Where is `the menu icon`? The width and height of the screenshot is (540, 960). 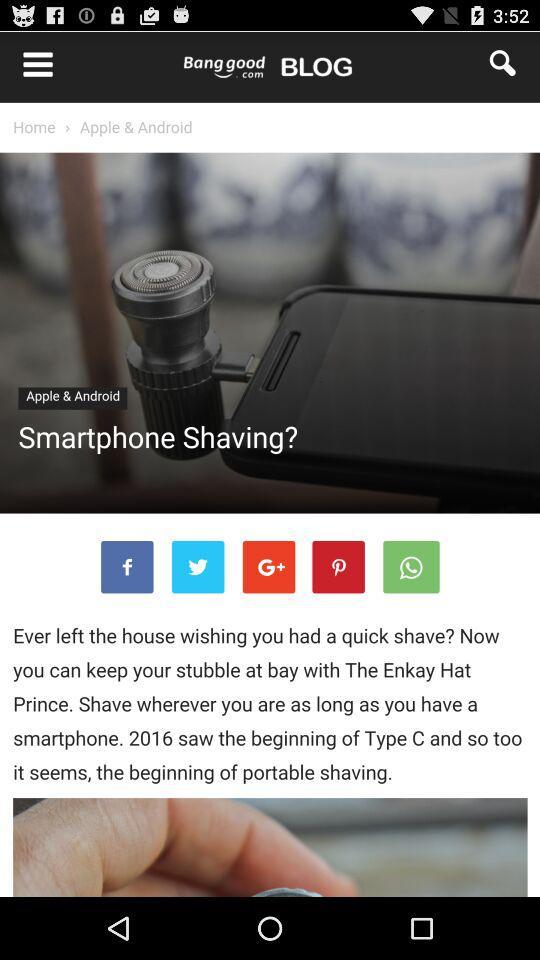 the menu icon is located at coordinates (27, 67).